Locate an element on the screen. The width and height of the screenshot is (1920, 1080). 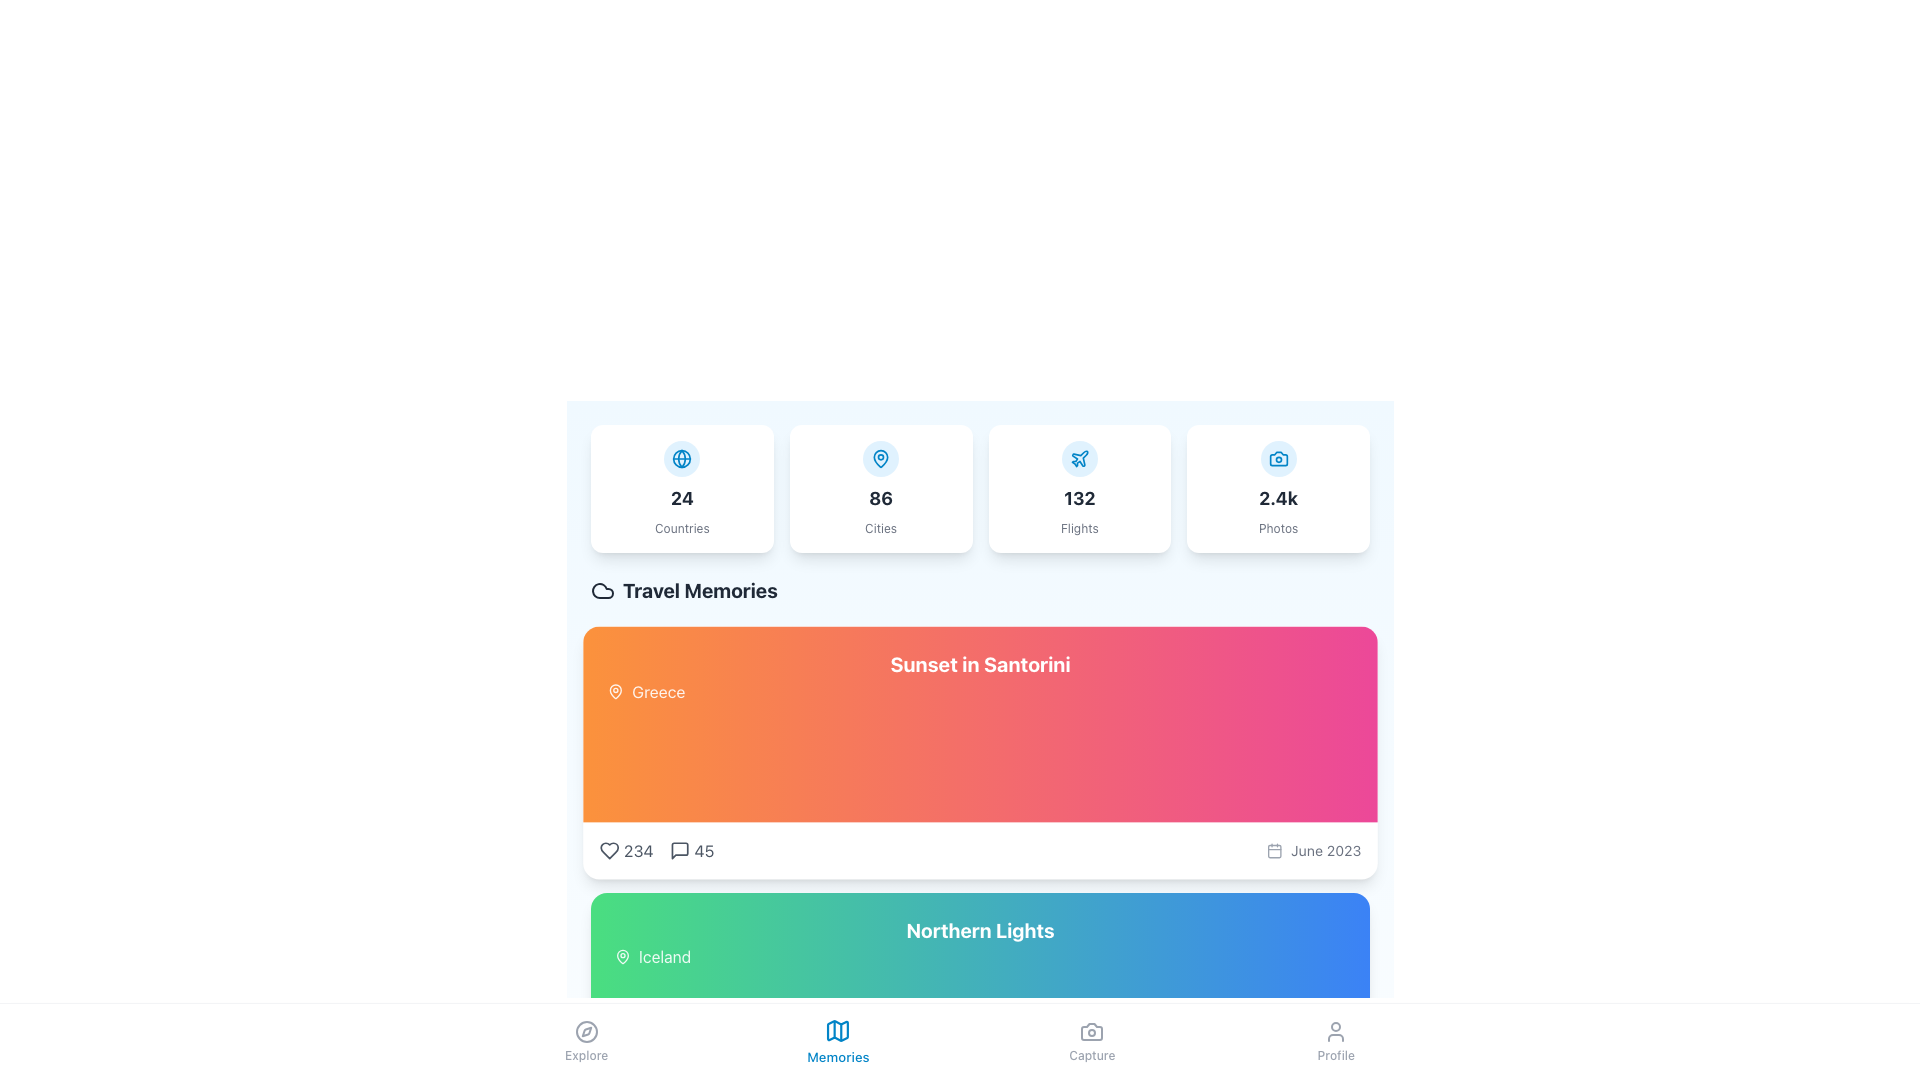
the globe icon located at the top left corner of the first information card is located at coordinates (682, 459).